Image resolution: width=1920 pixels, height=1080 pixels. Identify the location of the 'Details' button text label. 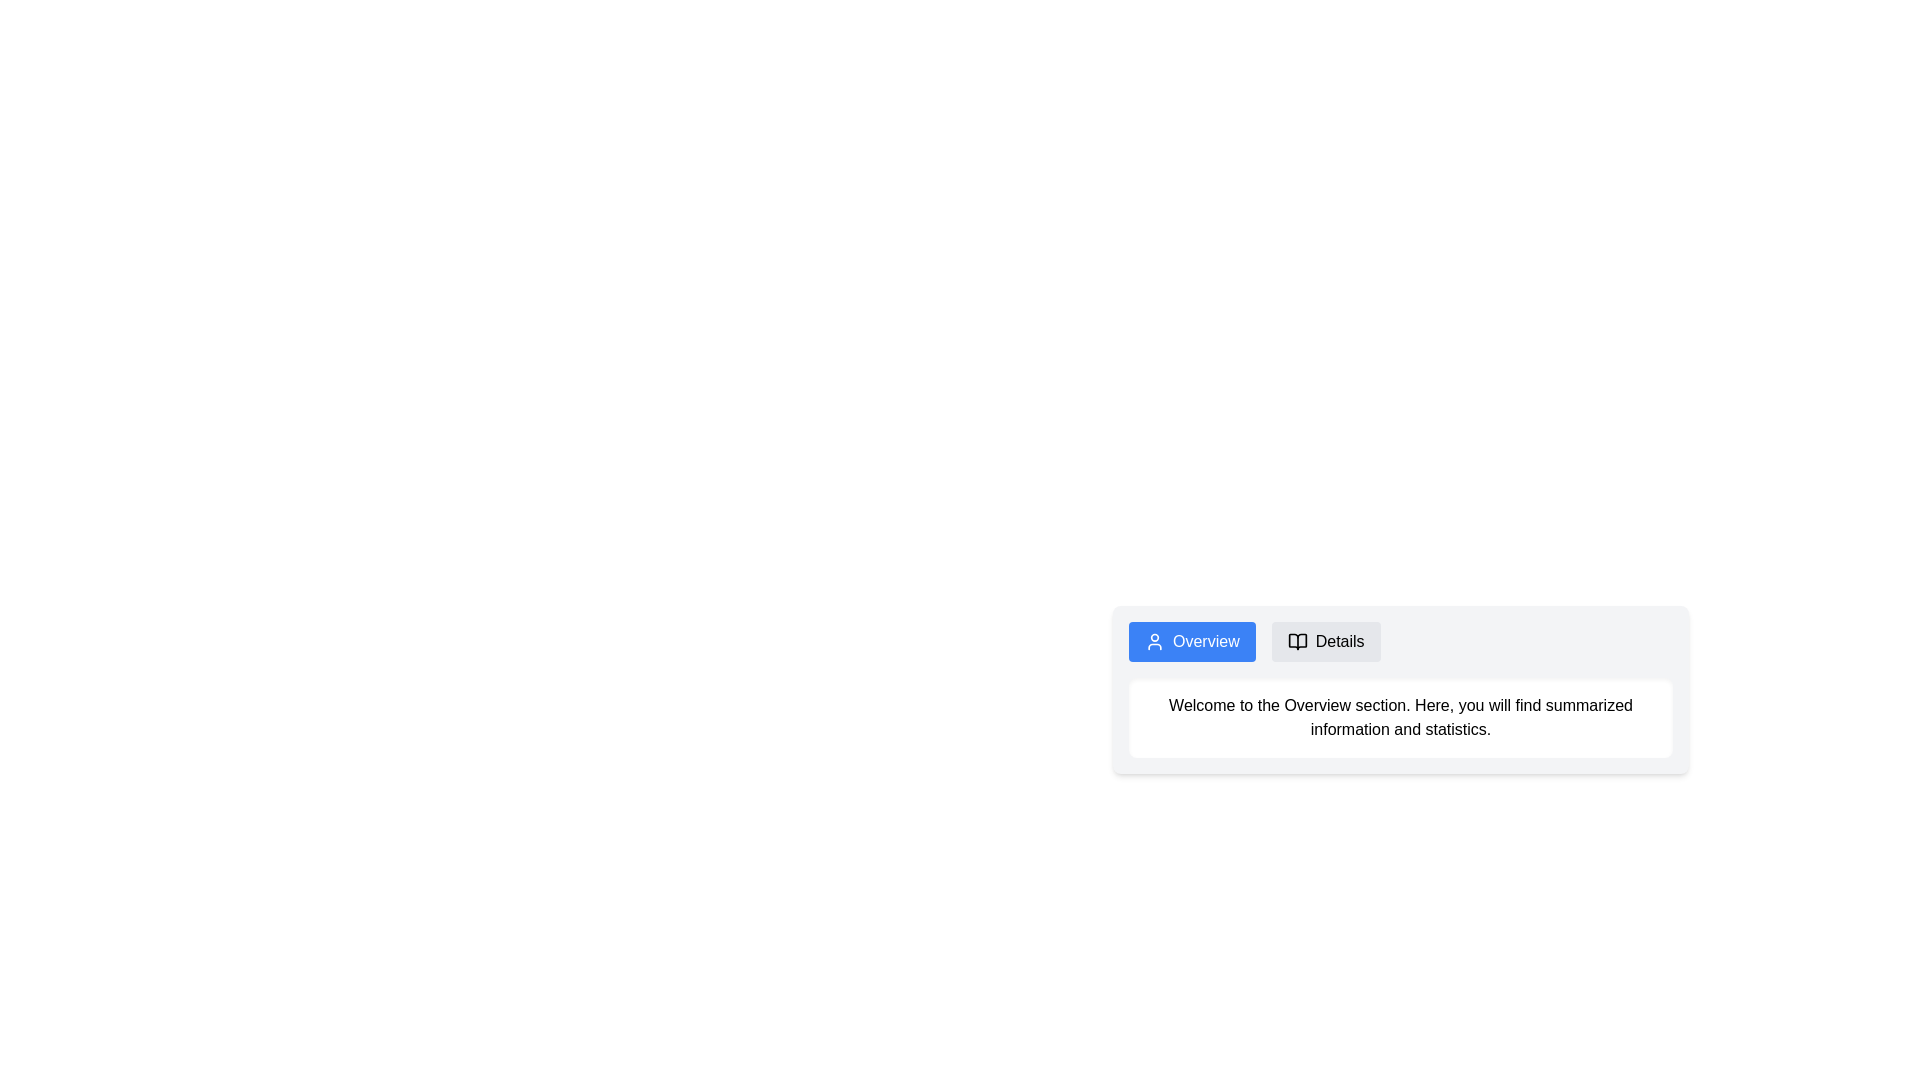
(1340, 641).